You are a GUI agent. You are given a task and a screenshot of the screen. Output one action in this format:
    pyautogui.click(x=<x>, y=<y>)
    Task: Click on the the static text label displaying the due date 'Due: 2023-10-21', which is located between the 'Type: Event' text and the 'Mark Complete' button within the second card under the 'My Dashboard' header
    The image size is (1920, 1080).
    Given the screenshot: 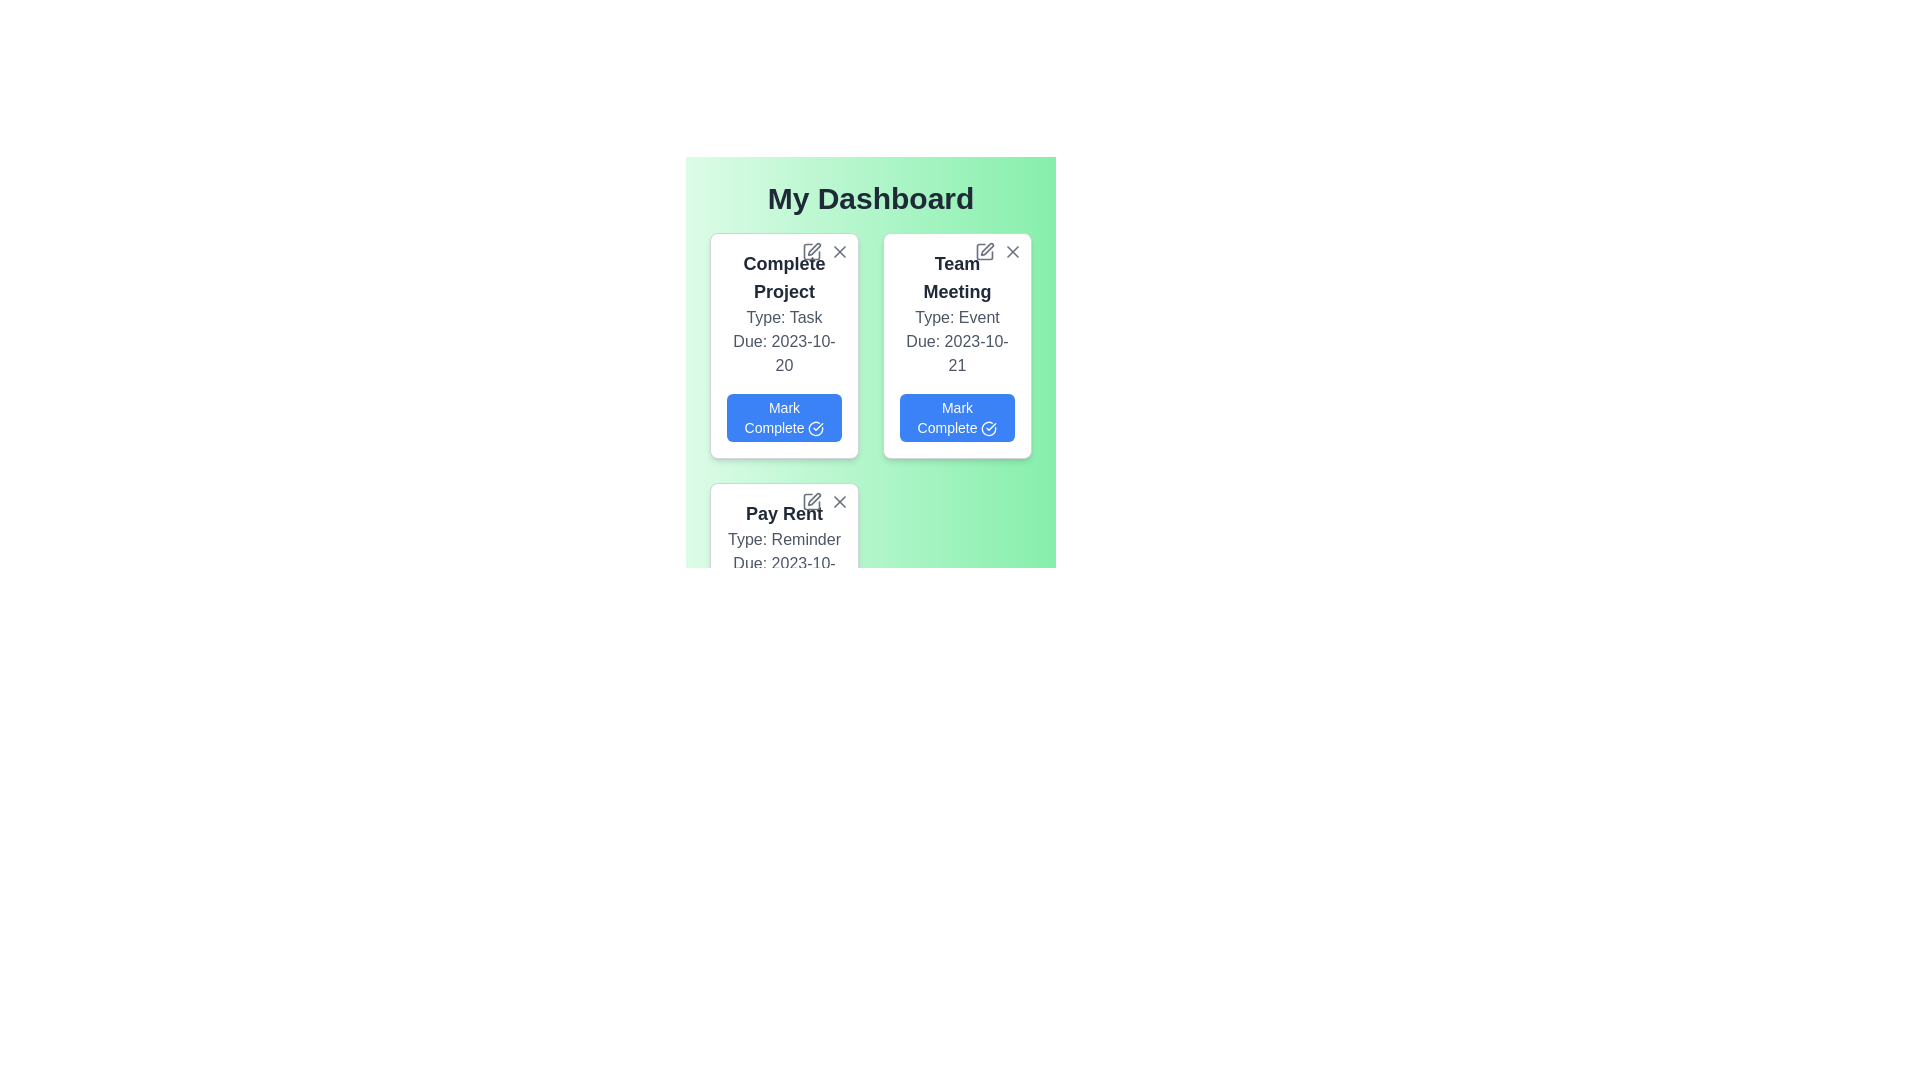 What is the action you would take?
    pyautogui.click(x=956, y=353)
    